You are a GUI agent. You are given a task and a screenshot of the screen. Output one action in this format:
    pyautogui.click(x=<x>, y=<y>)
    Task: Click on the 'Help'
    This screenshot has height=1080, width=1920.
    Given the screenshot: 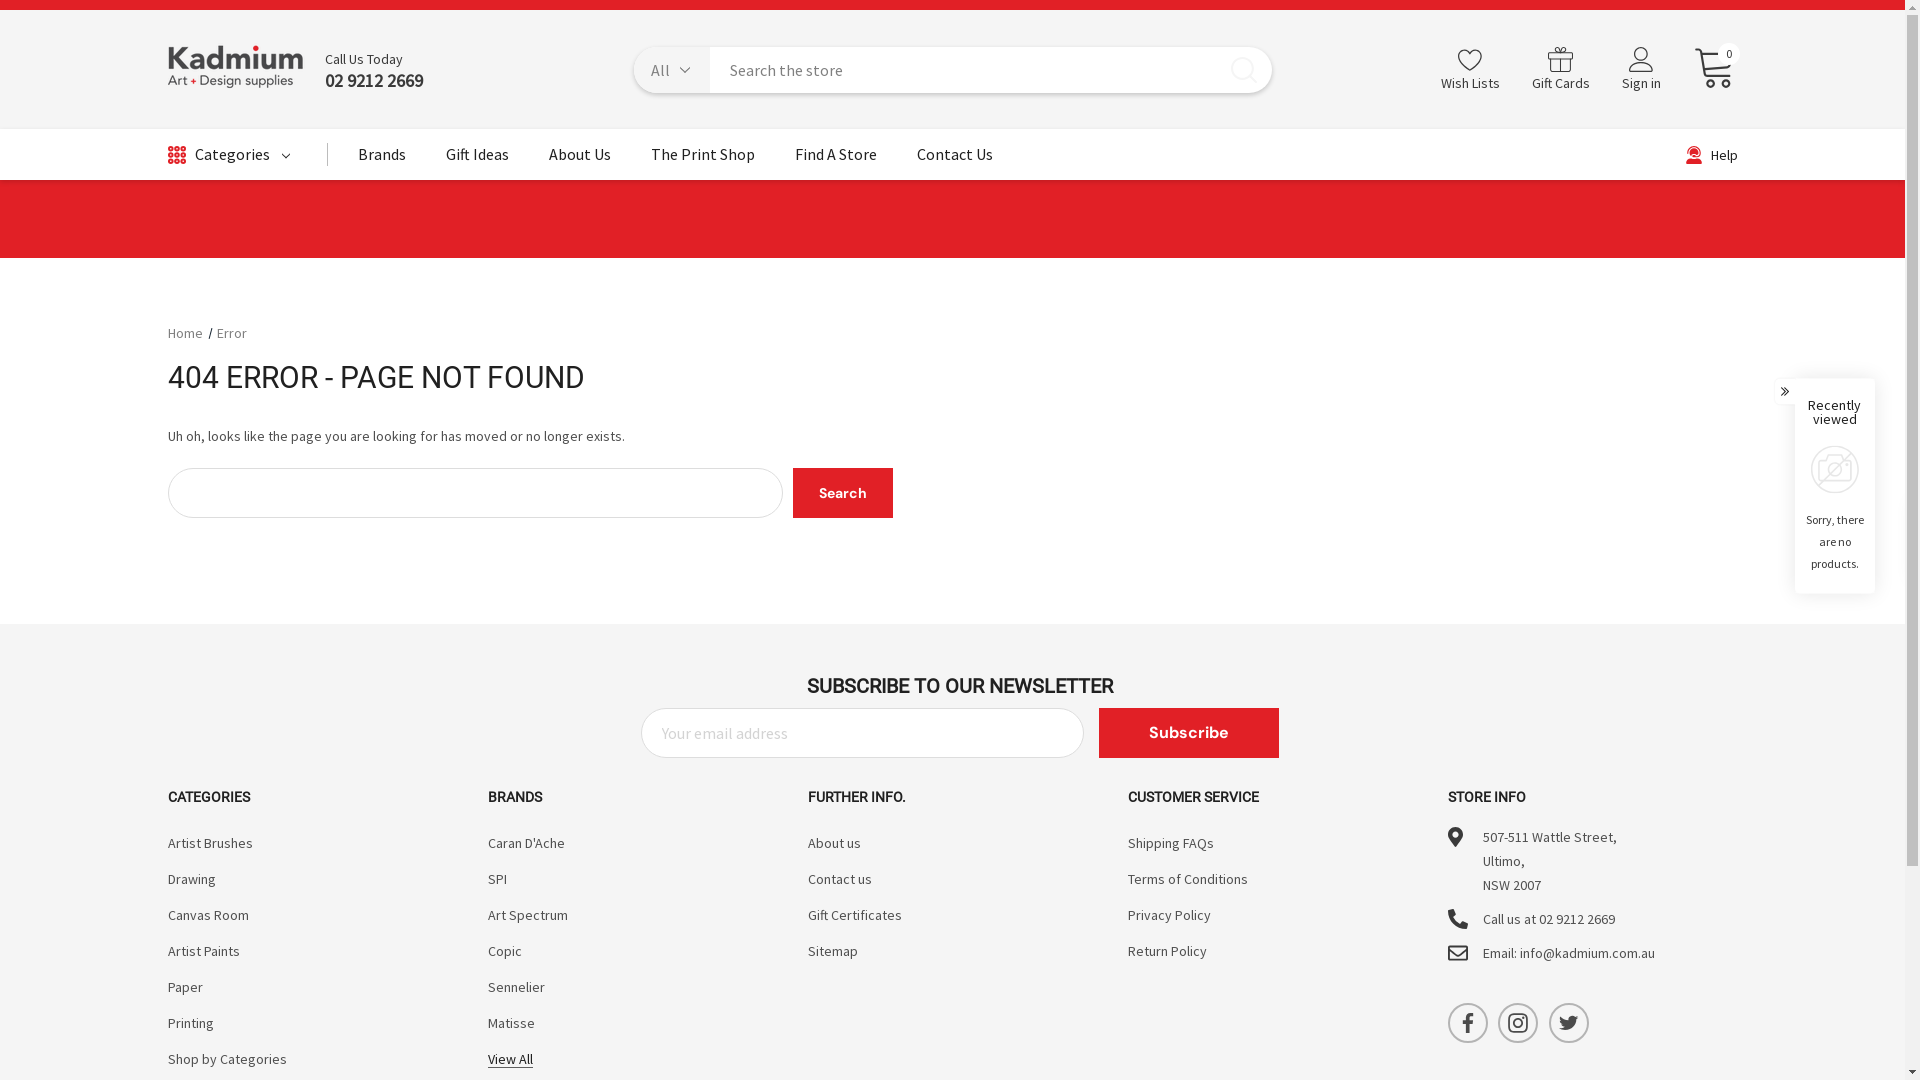 What is the action you would take?
    pyautogui.click(x=1711, y=153)
    